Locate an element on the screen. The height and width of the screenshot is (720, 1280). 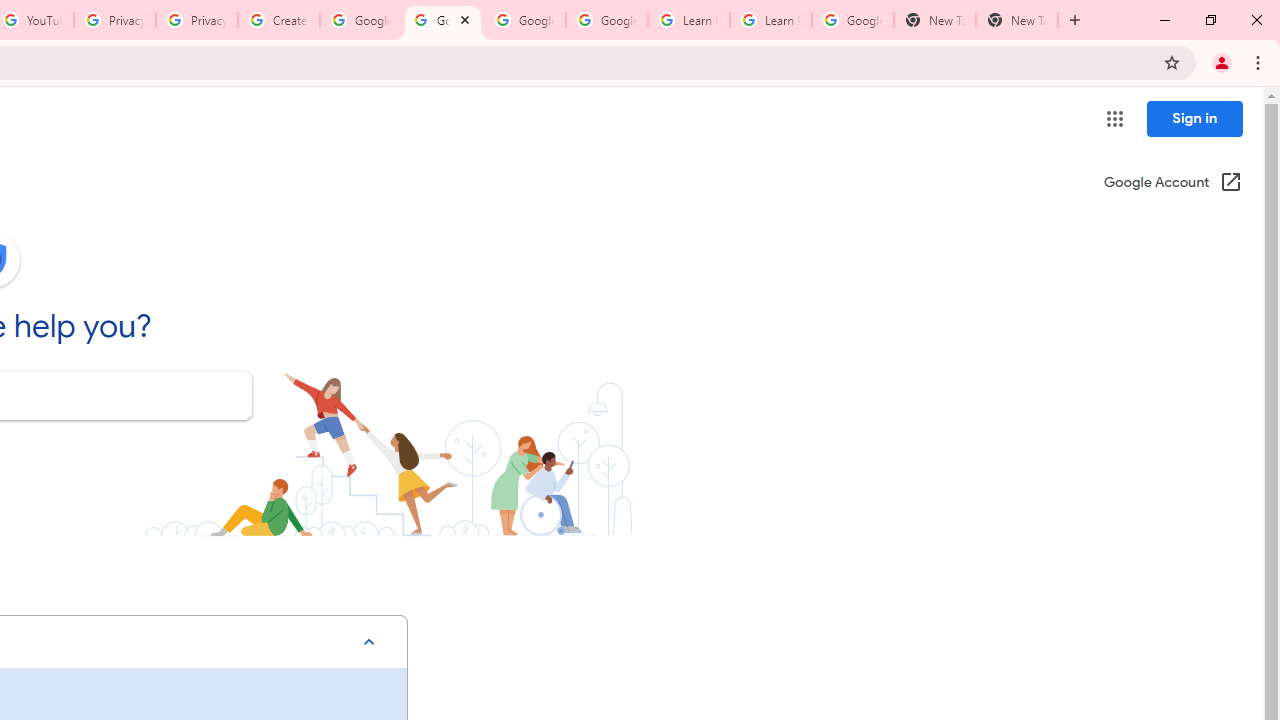
'Create your Google Account' is located at coordinates (278, 20).